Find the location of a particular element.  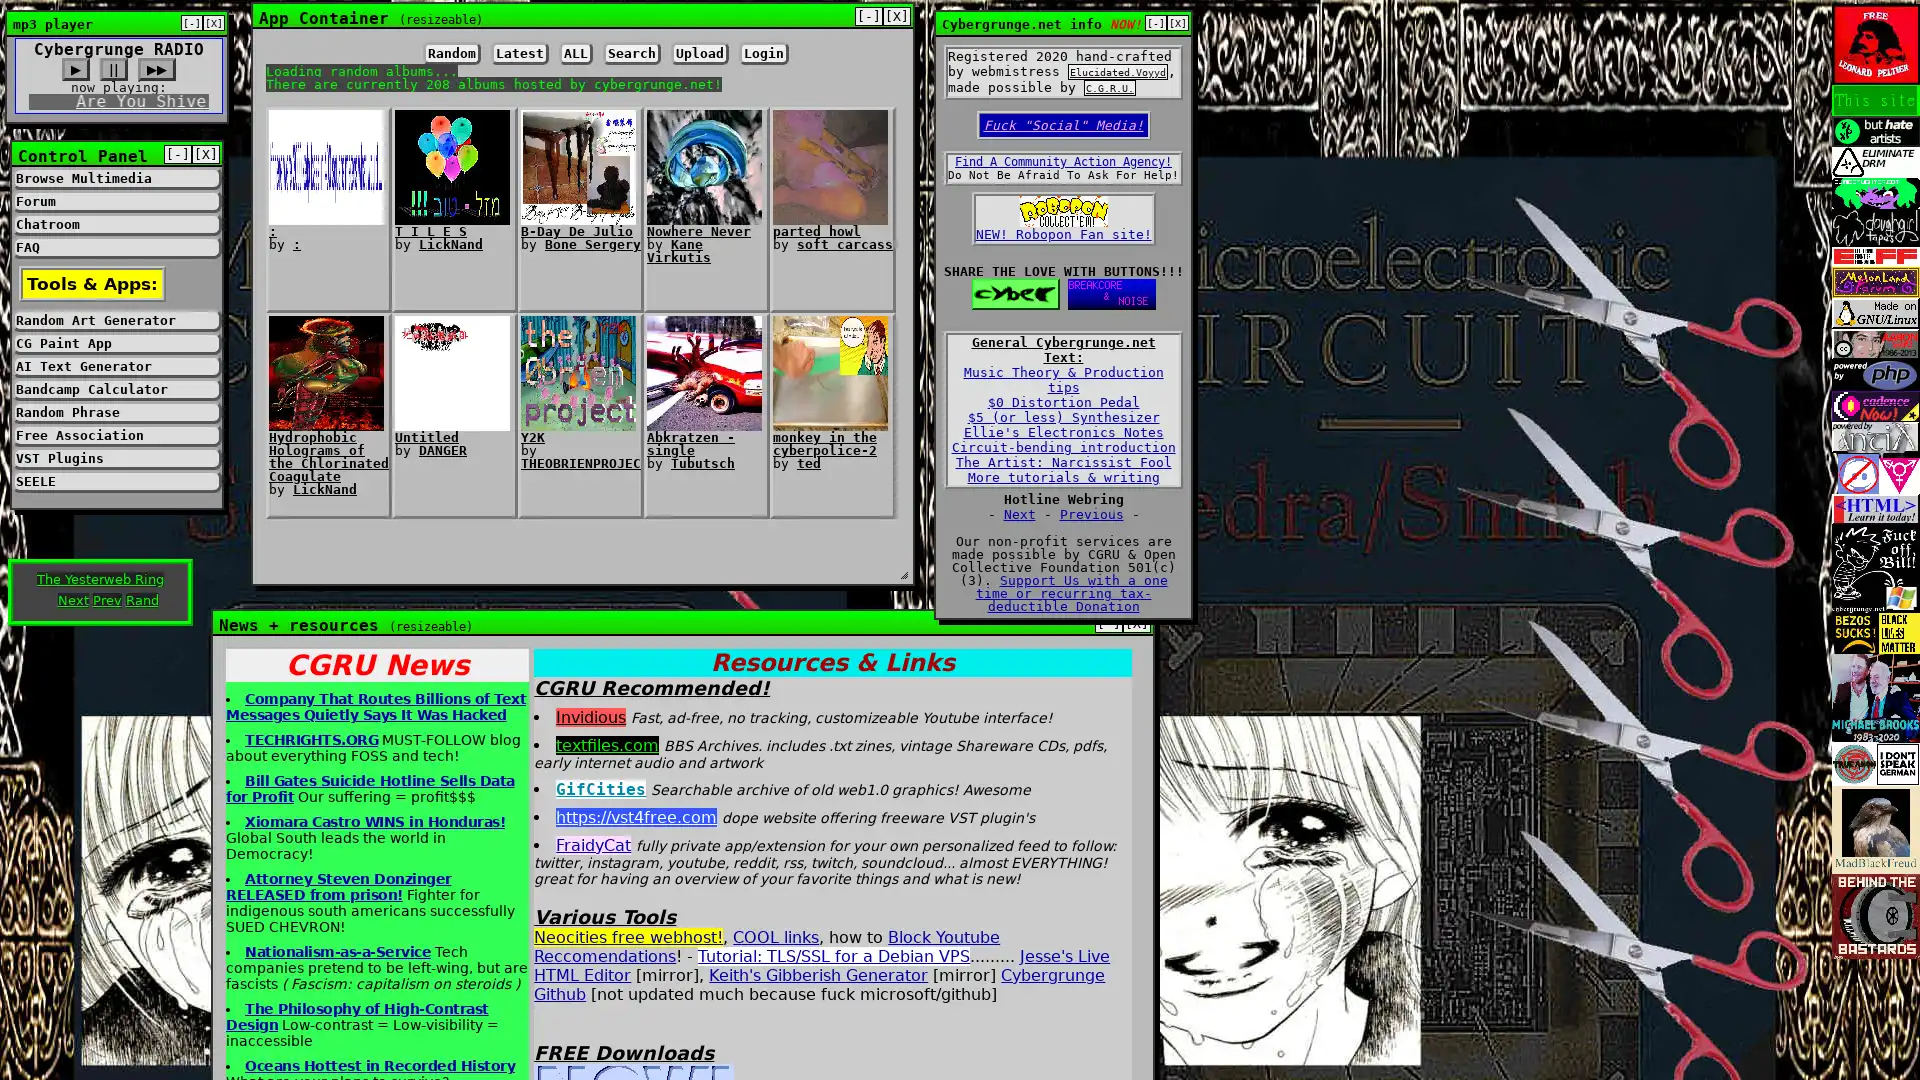

[-] is located at coordinates (177, 153).